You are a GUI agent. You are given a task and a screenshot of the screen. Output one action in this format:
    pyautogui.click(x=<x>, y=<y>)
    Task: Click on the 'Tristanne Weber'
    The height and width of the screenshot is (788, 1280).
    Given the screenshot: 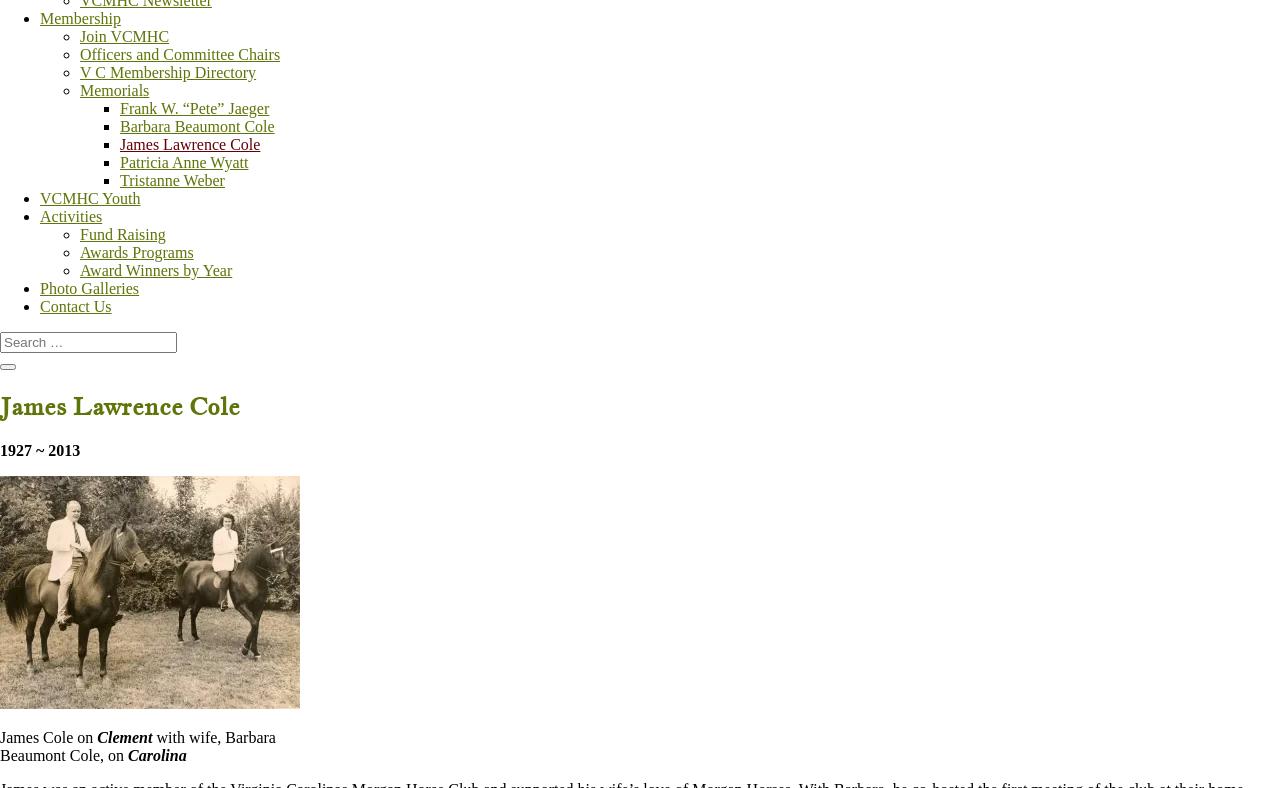 What is the action you would take?
    pyautogui.click(x=119, y=180)
    